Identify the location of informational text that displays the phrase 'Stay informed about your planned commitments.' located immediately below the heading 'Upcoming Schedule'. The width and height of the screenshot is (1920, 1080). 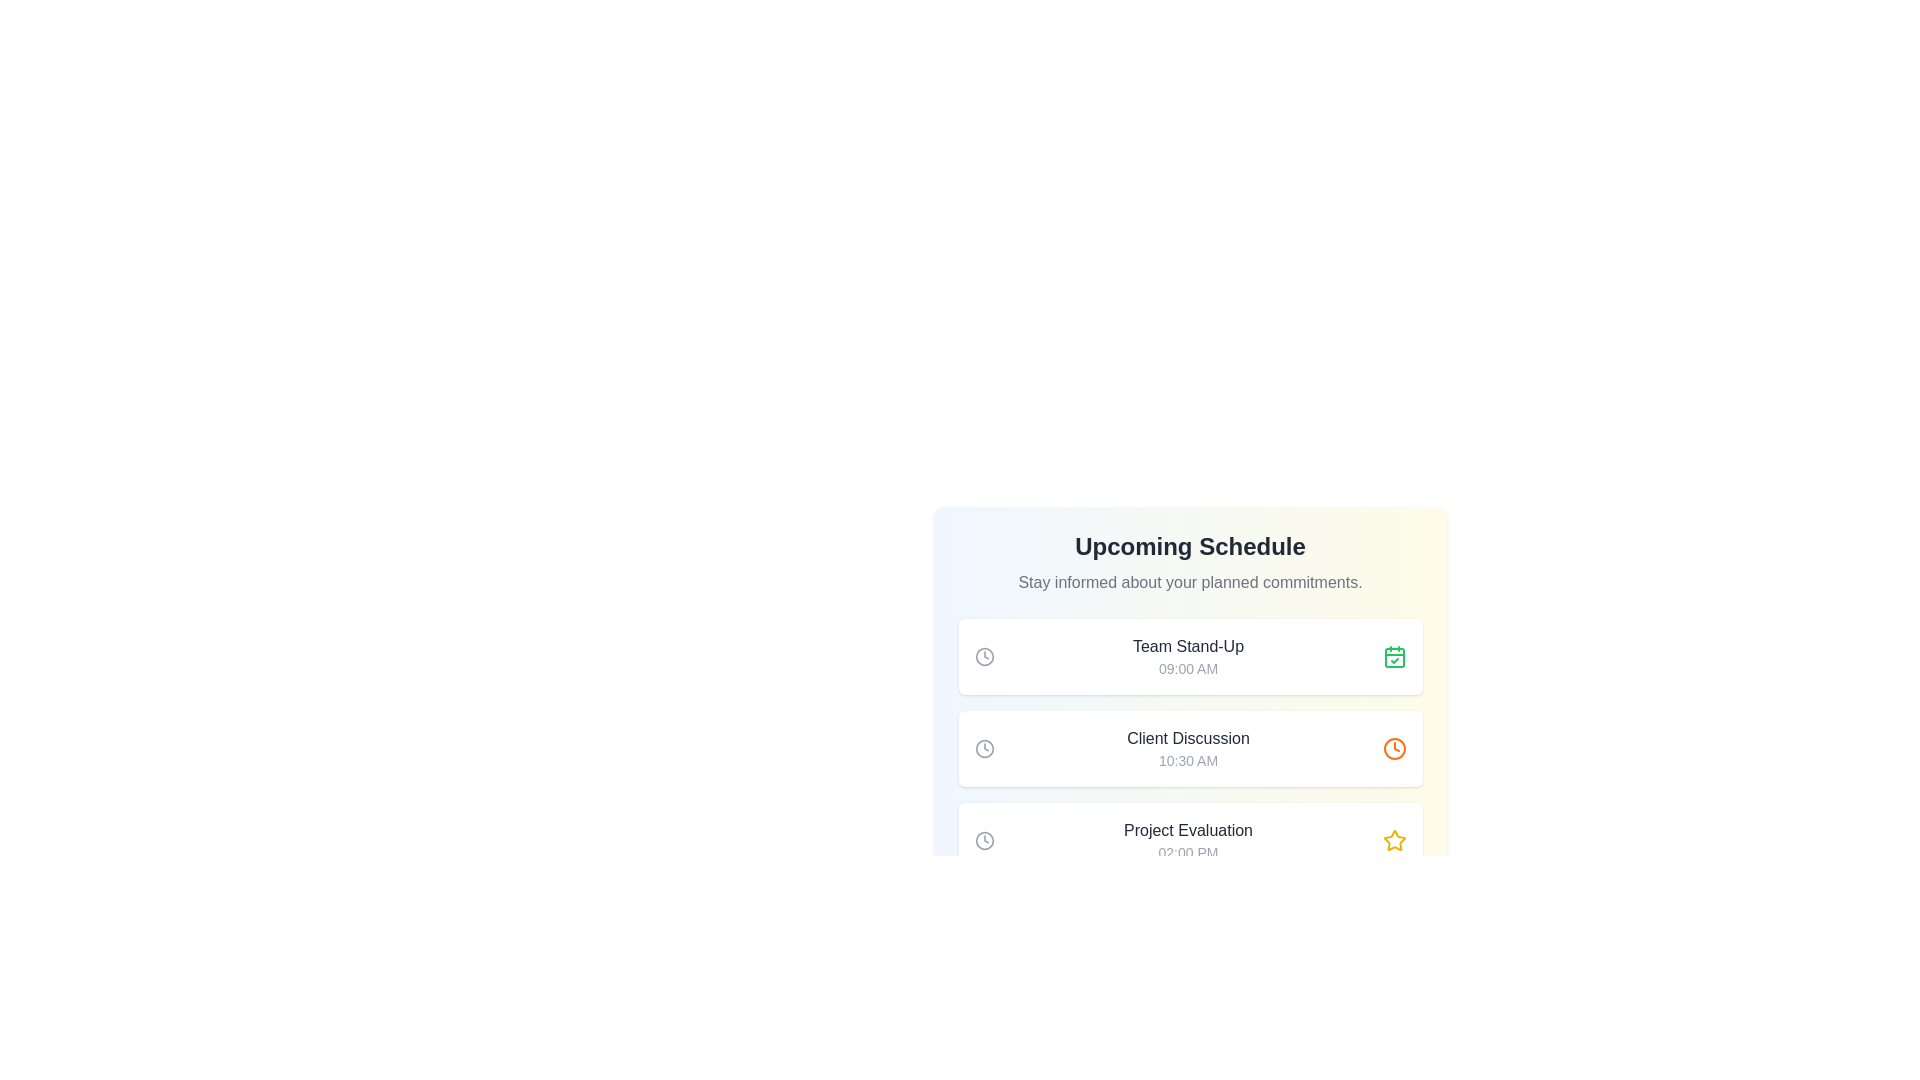
(1190, 582).